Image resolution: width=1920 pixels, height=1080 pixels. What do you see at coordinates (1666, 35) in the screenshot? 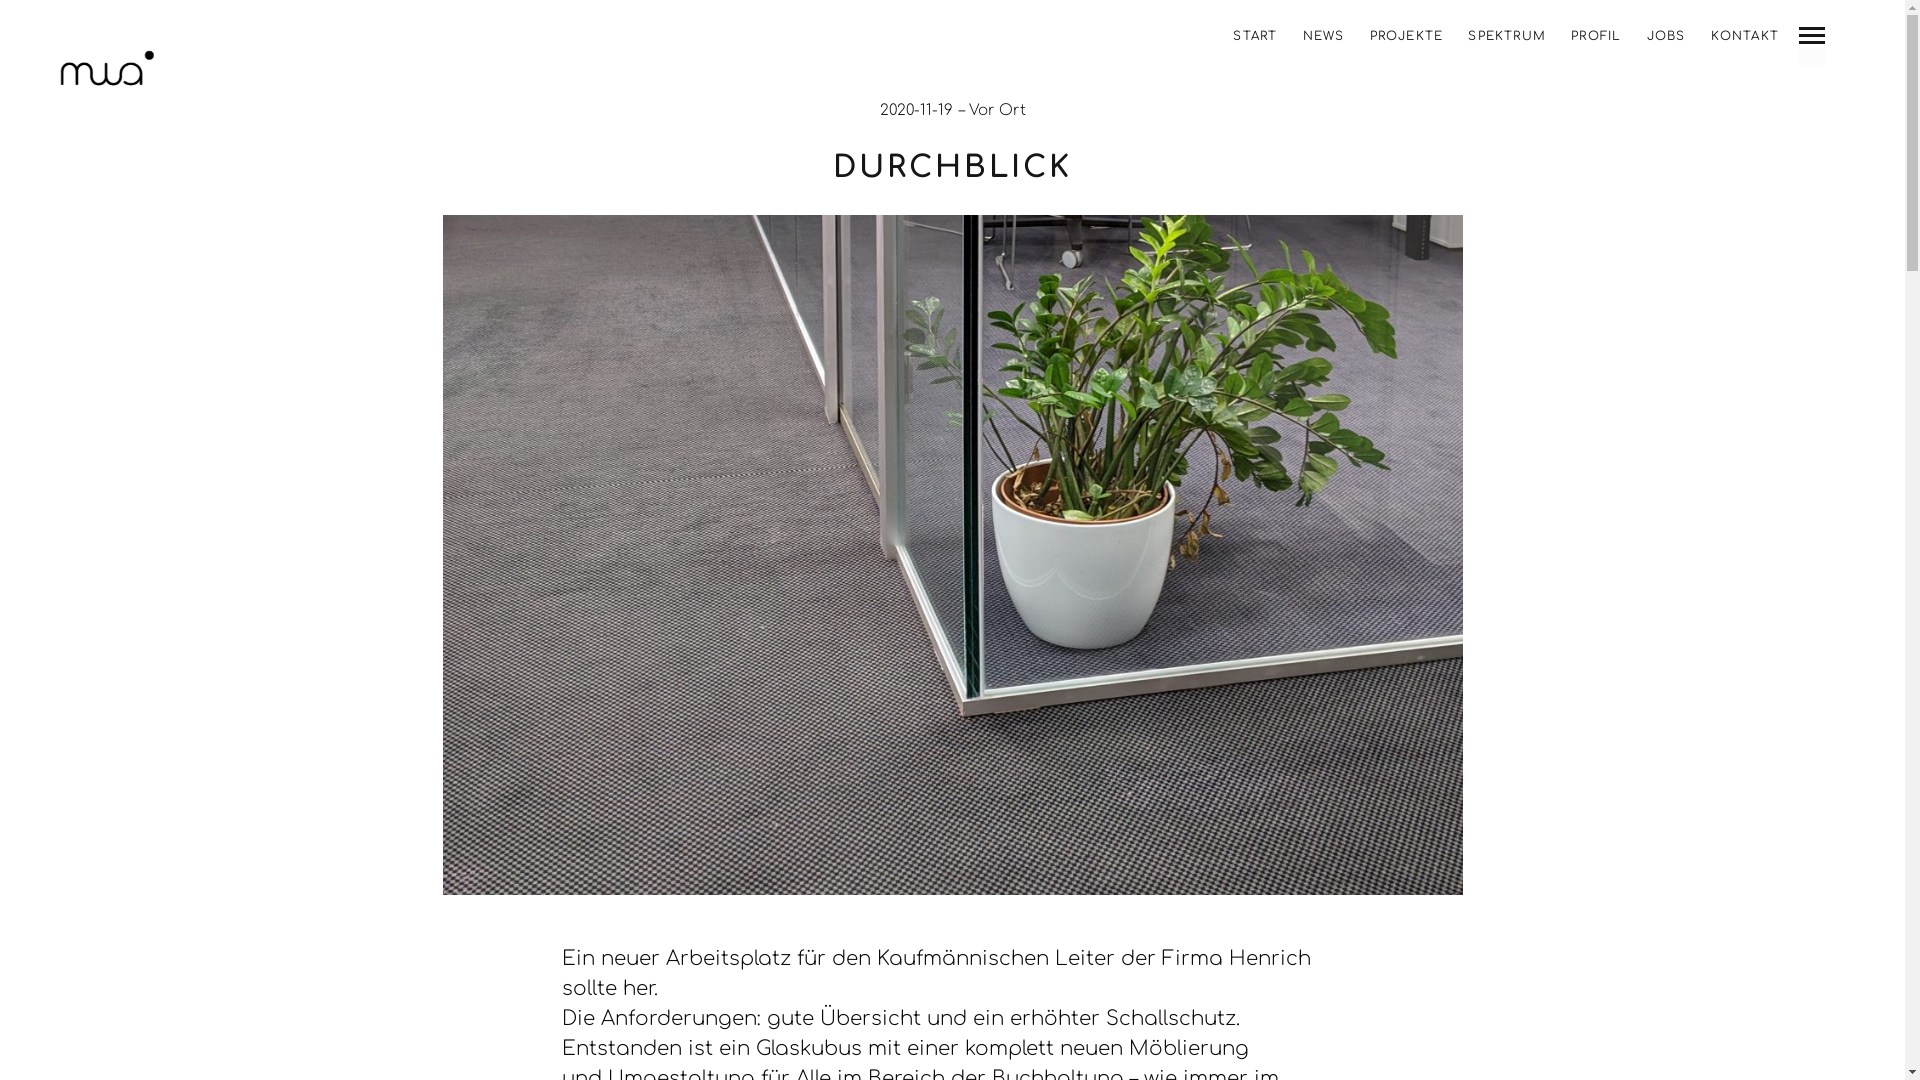
I see `'JOBS'` at bounding box center [1666, 35].